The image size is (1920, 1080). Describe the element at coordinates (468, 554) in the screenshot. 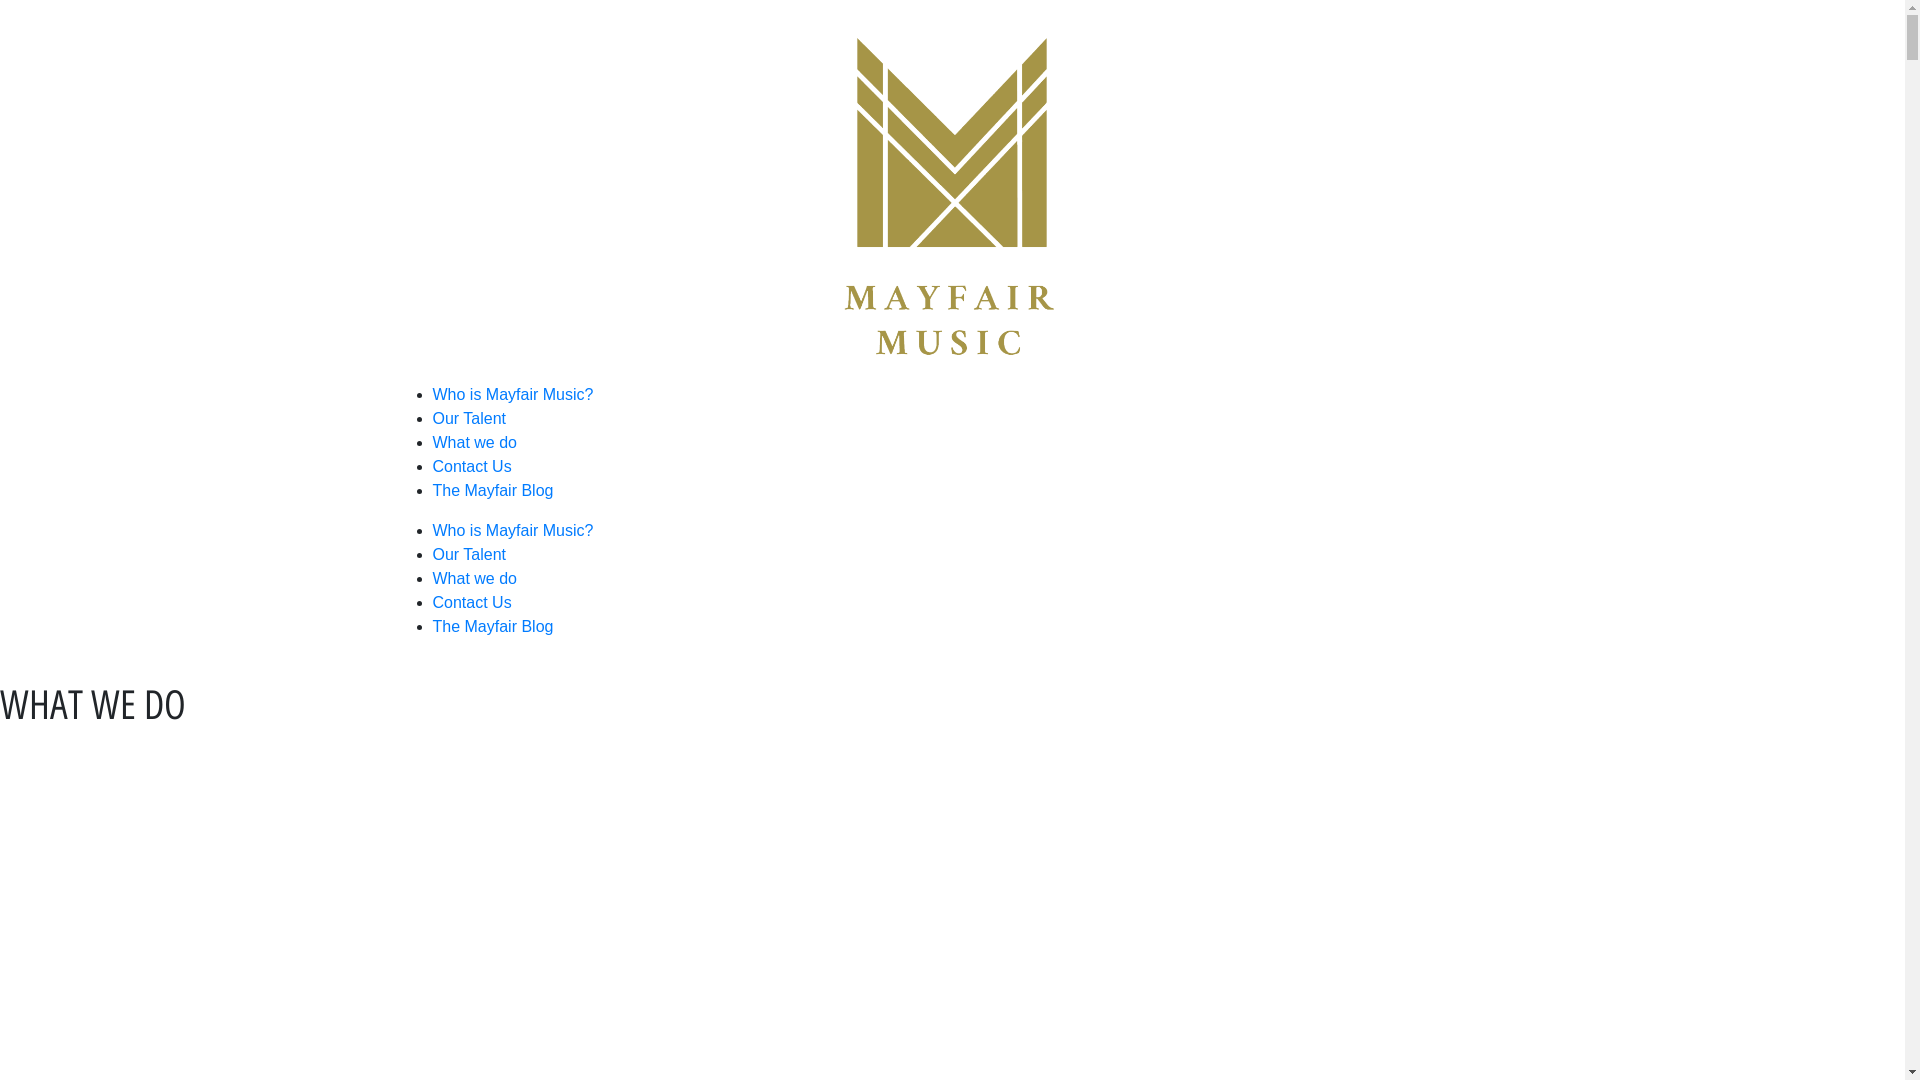

I see `'Our Talent'` at that location.